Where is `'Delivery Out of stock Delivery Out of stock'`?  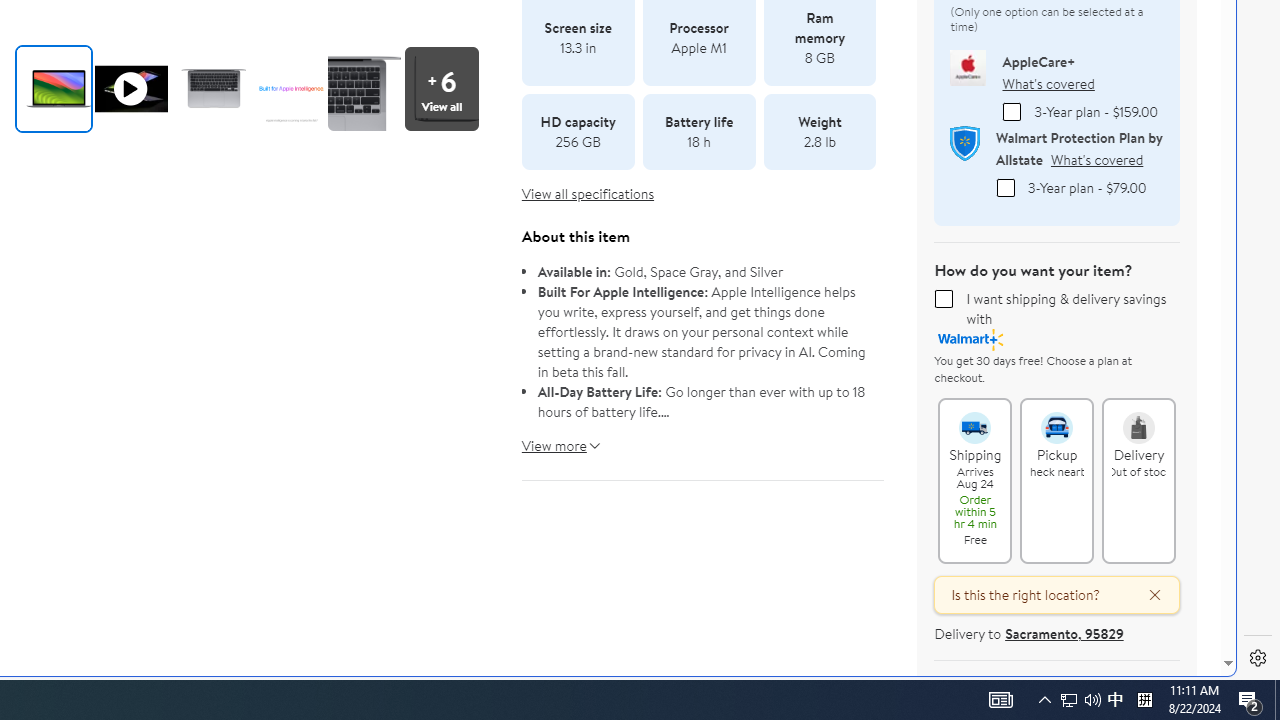 'Delivery Out of stock Delivery Out of stock' is located at coordinates (1139, 480).